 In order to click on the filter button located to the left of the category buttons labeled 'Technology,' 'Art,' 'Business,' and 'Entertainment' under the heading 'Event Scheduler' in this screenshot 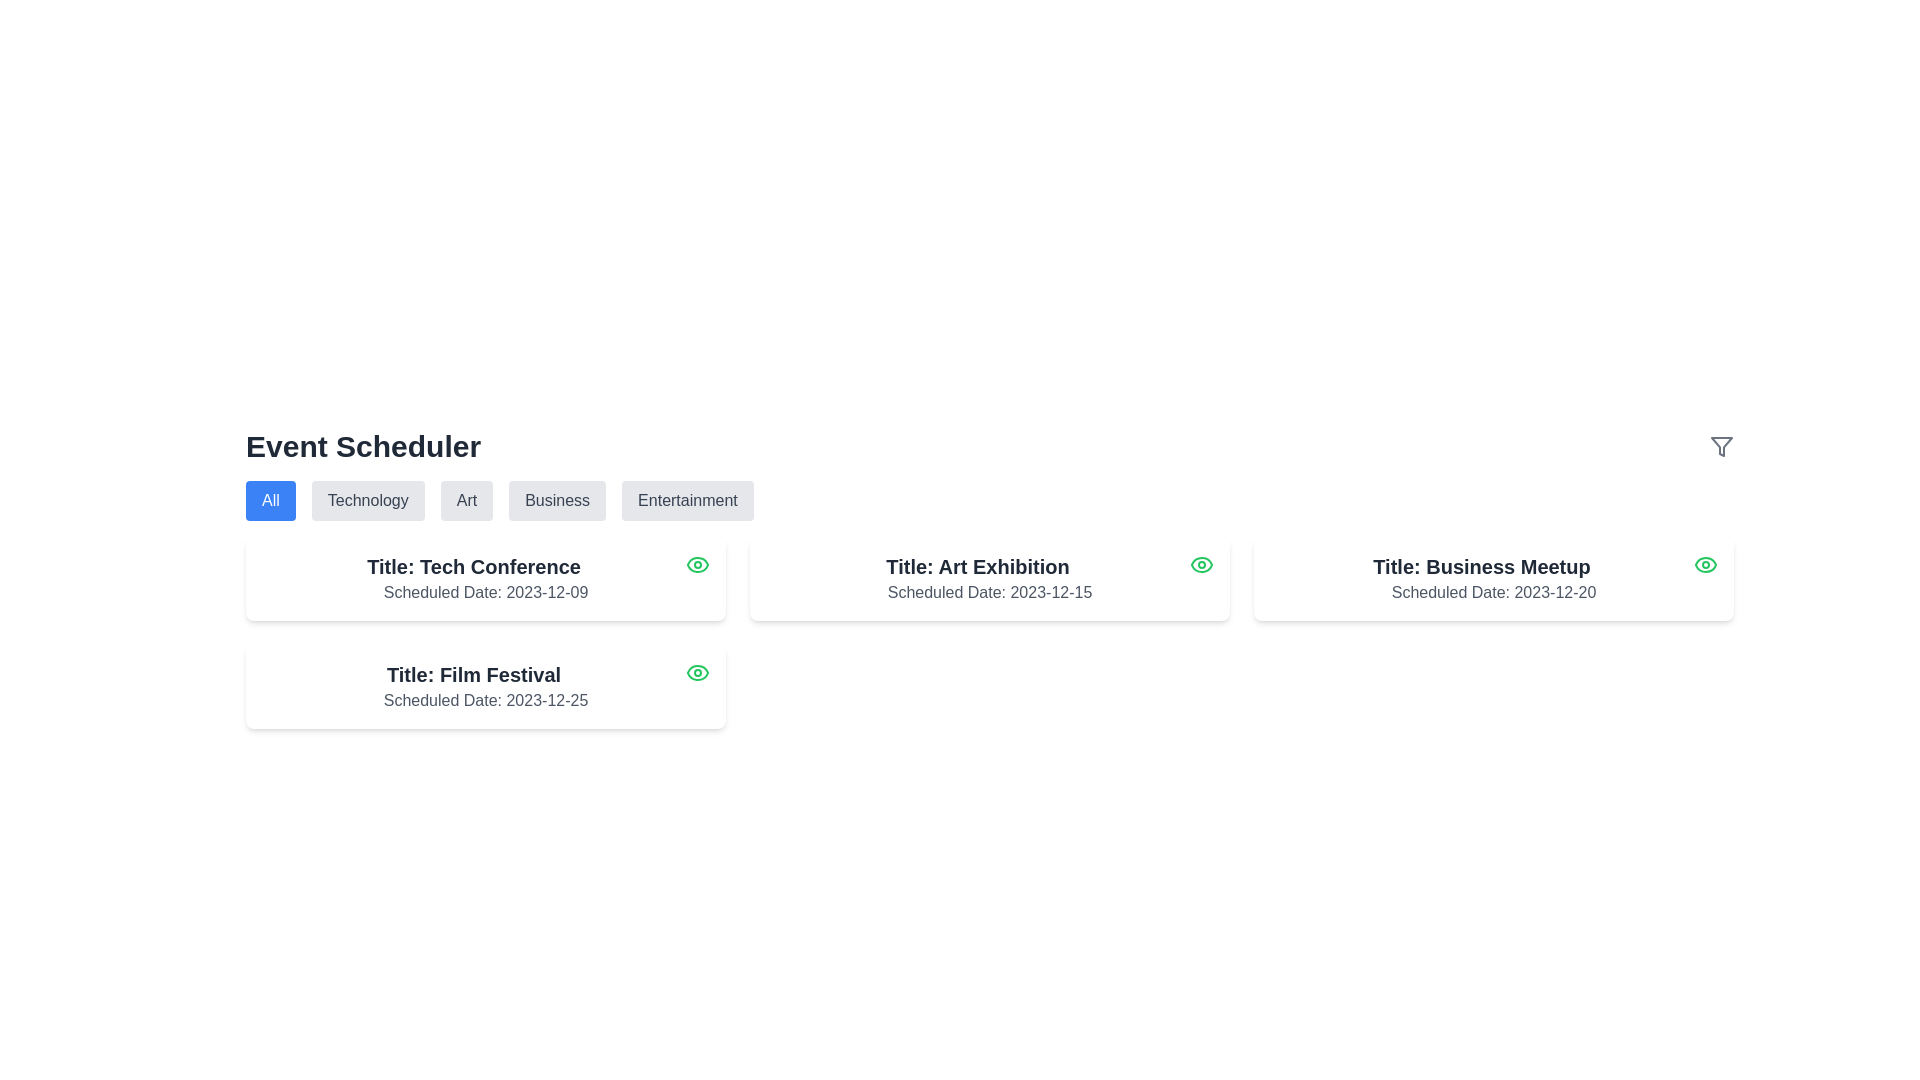, I will do `click(269, 500)`.